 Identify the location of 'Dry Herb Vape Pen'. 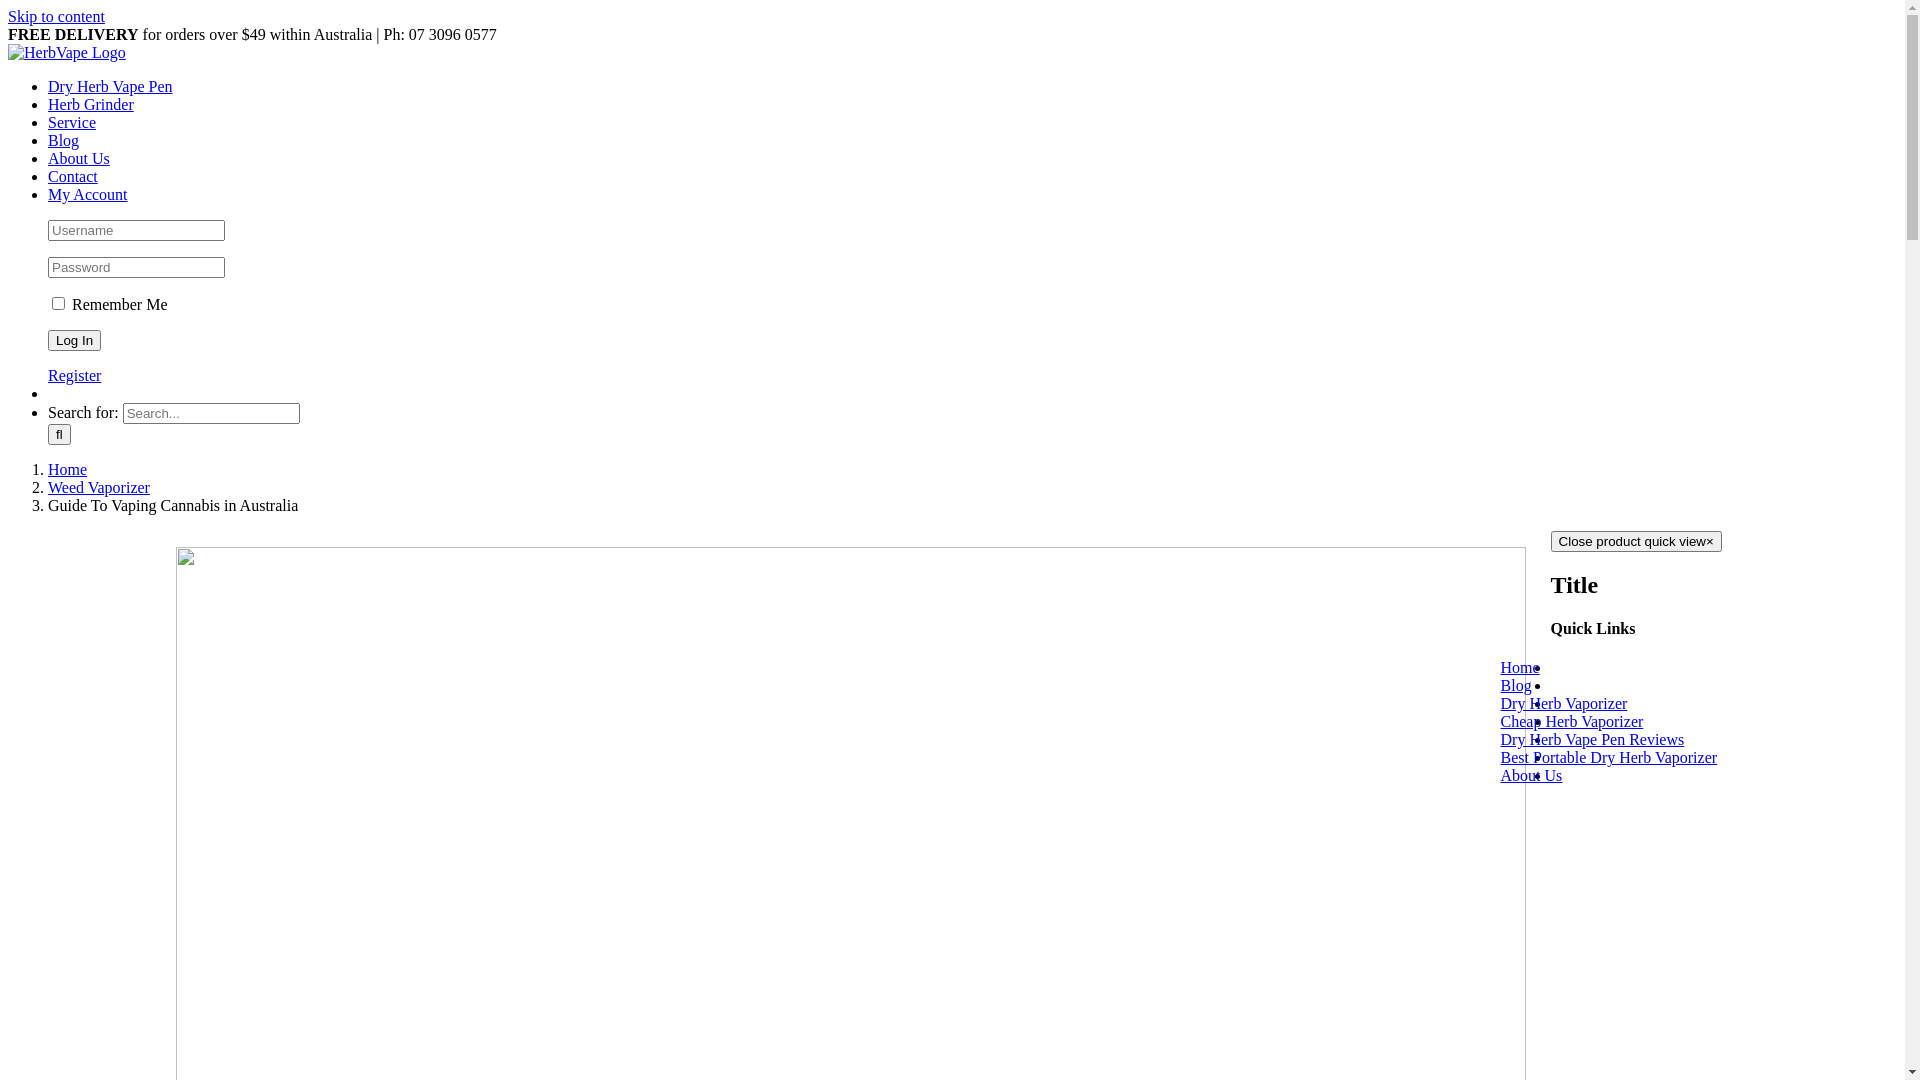
(48, 85).